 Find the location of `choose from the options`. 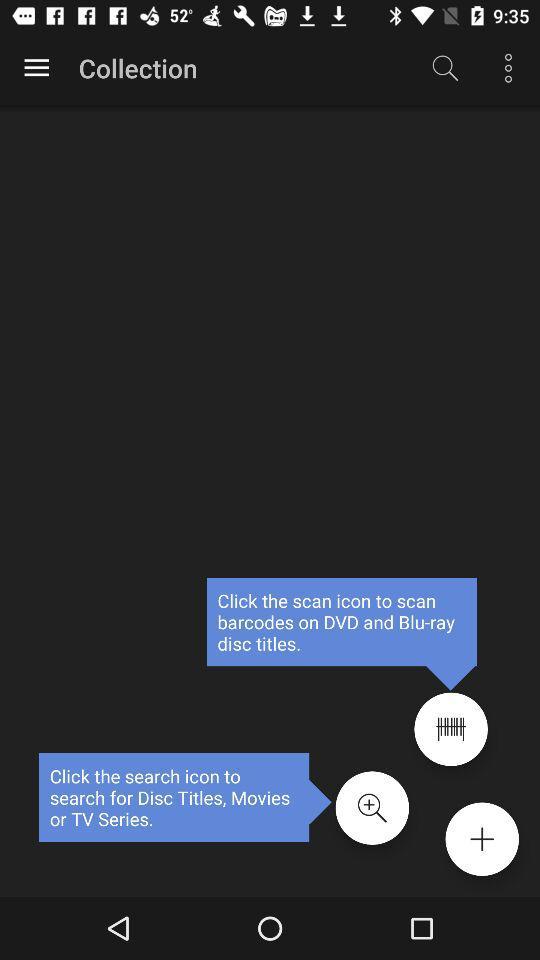

choose from the options is located at coordinates (36, 68).